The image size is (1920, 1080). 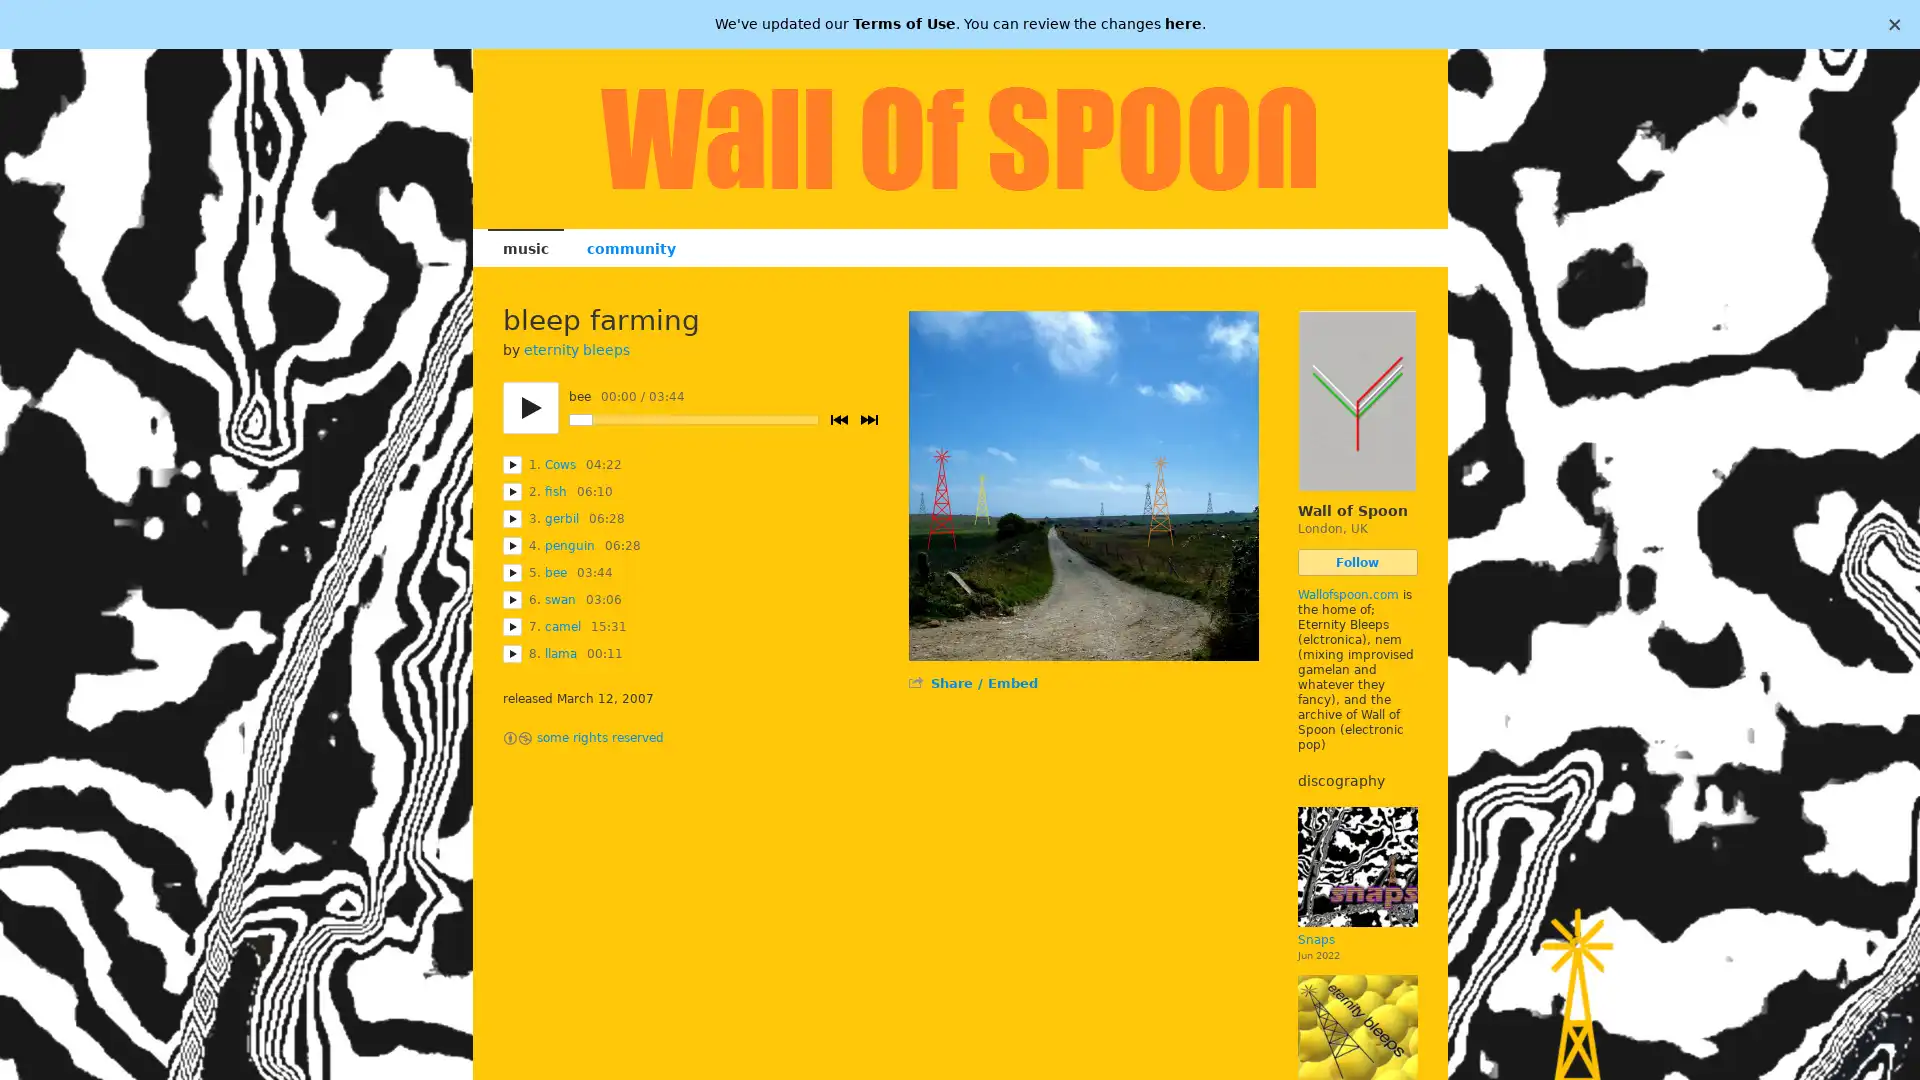 I want to click on Play/pause, so click(x=529, y=407).